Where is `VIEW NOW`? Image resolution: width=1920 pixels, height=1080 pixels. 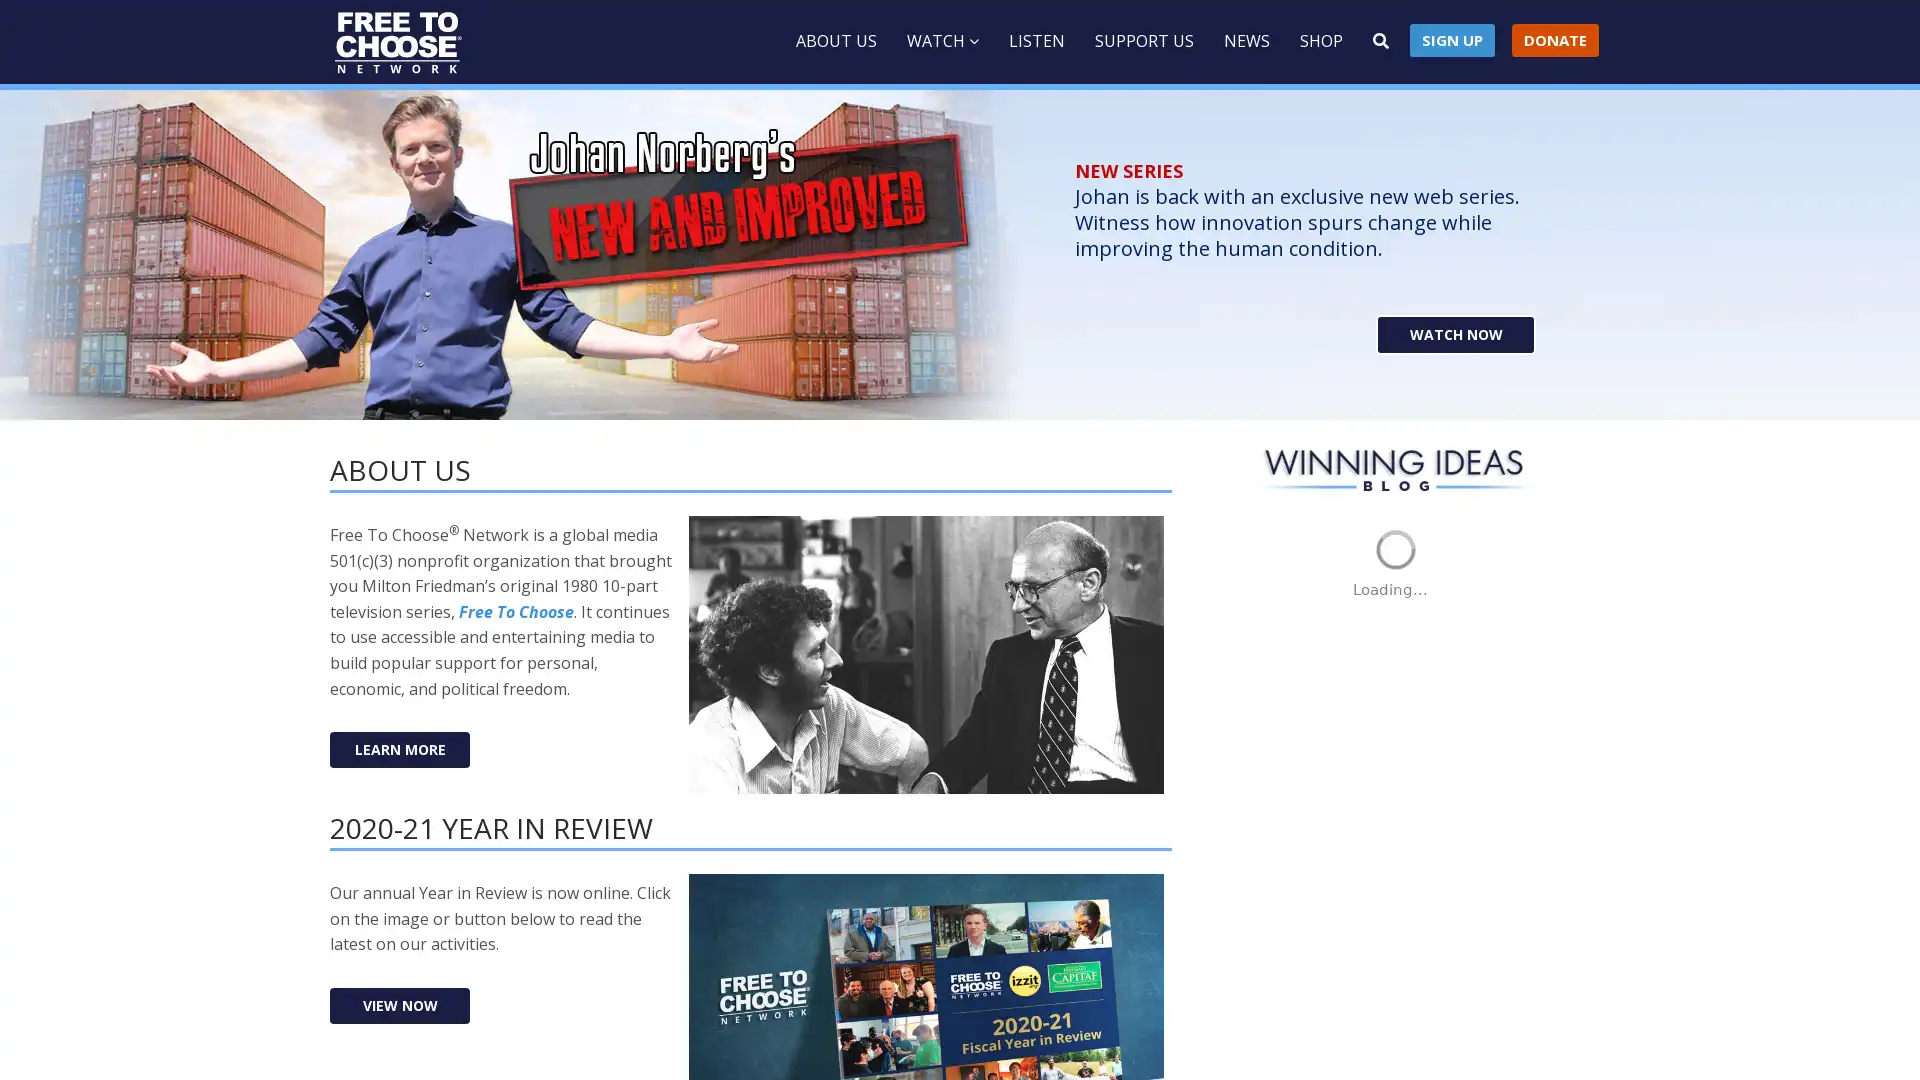 VIEW NOW is located at coordinates (399, 1005).